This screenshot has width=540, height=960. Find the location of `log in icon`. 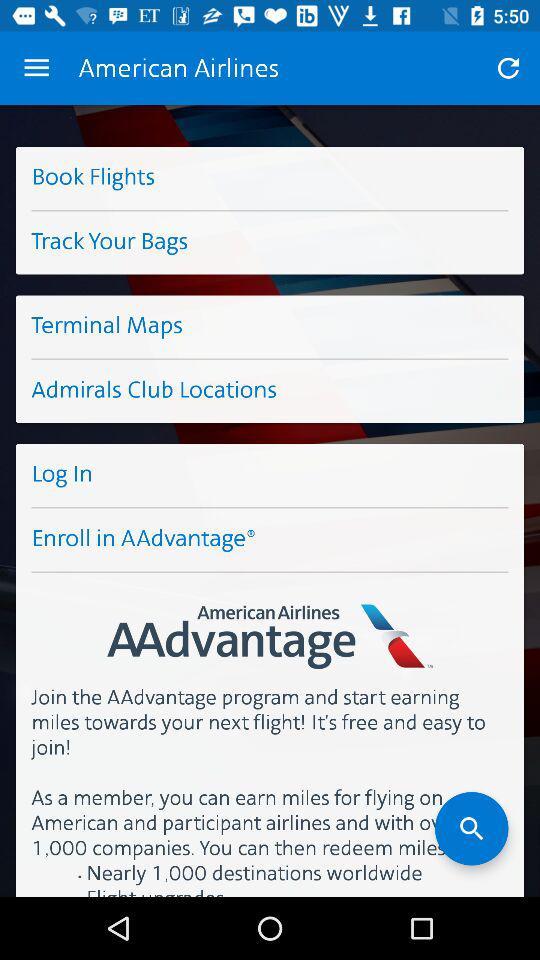

log in icon is located at coordinates (270, 475).